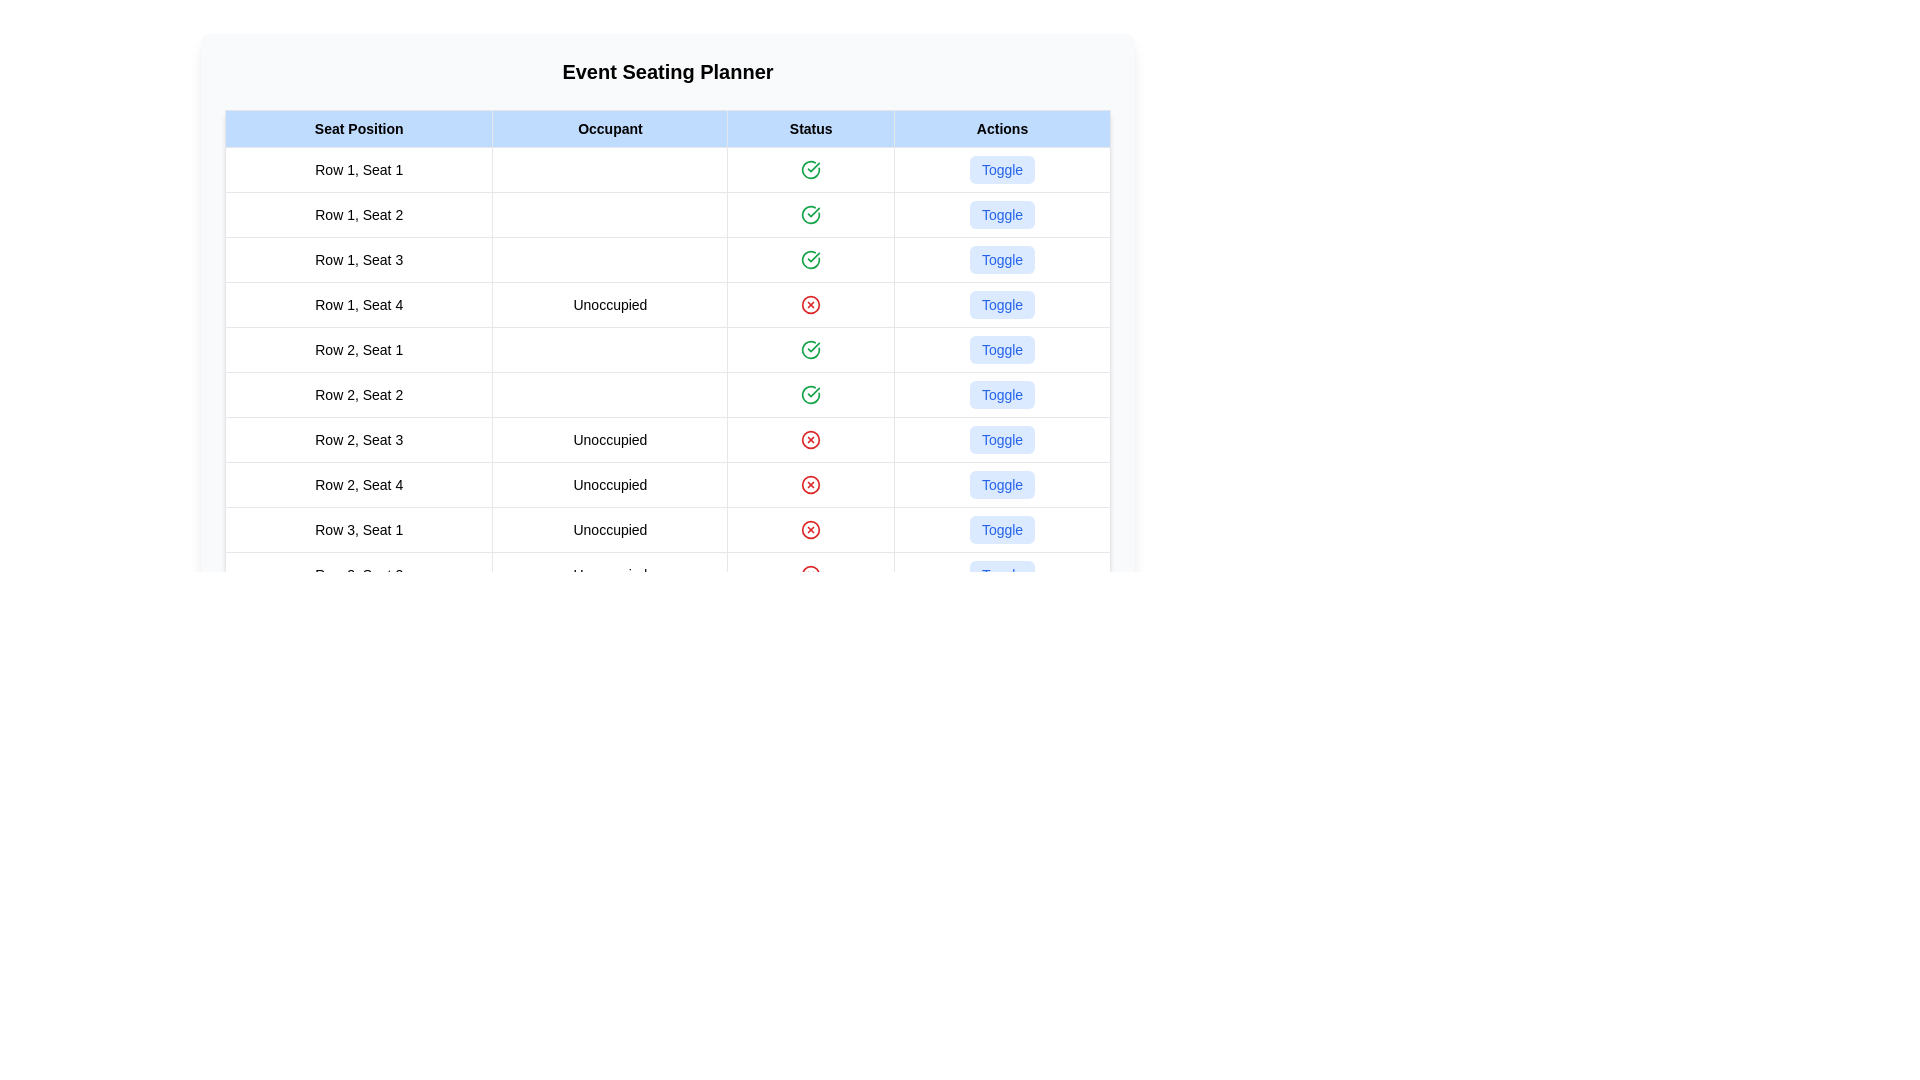  Describe the element at coordinates (609, 215) in the screenshot. I see `the non-interactive table cell located in the Occupant column for Row 1, Seat 2, which is a plain rectangular area with a white background and no visible content` at that location.